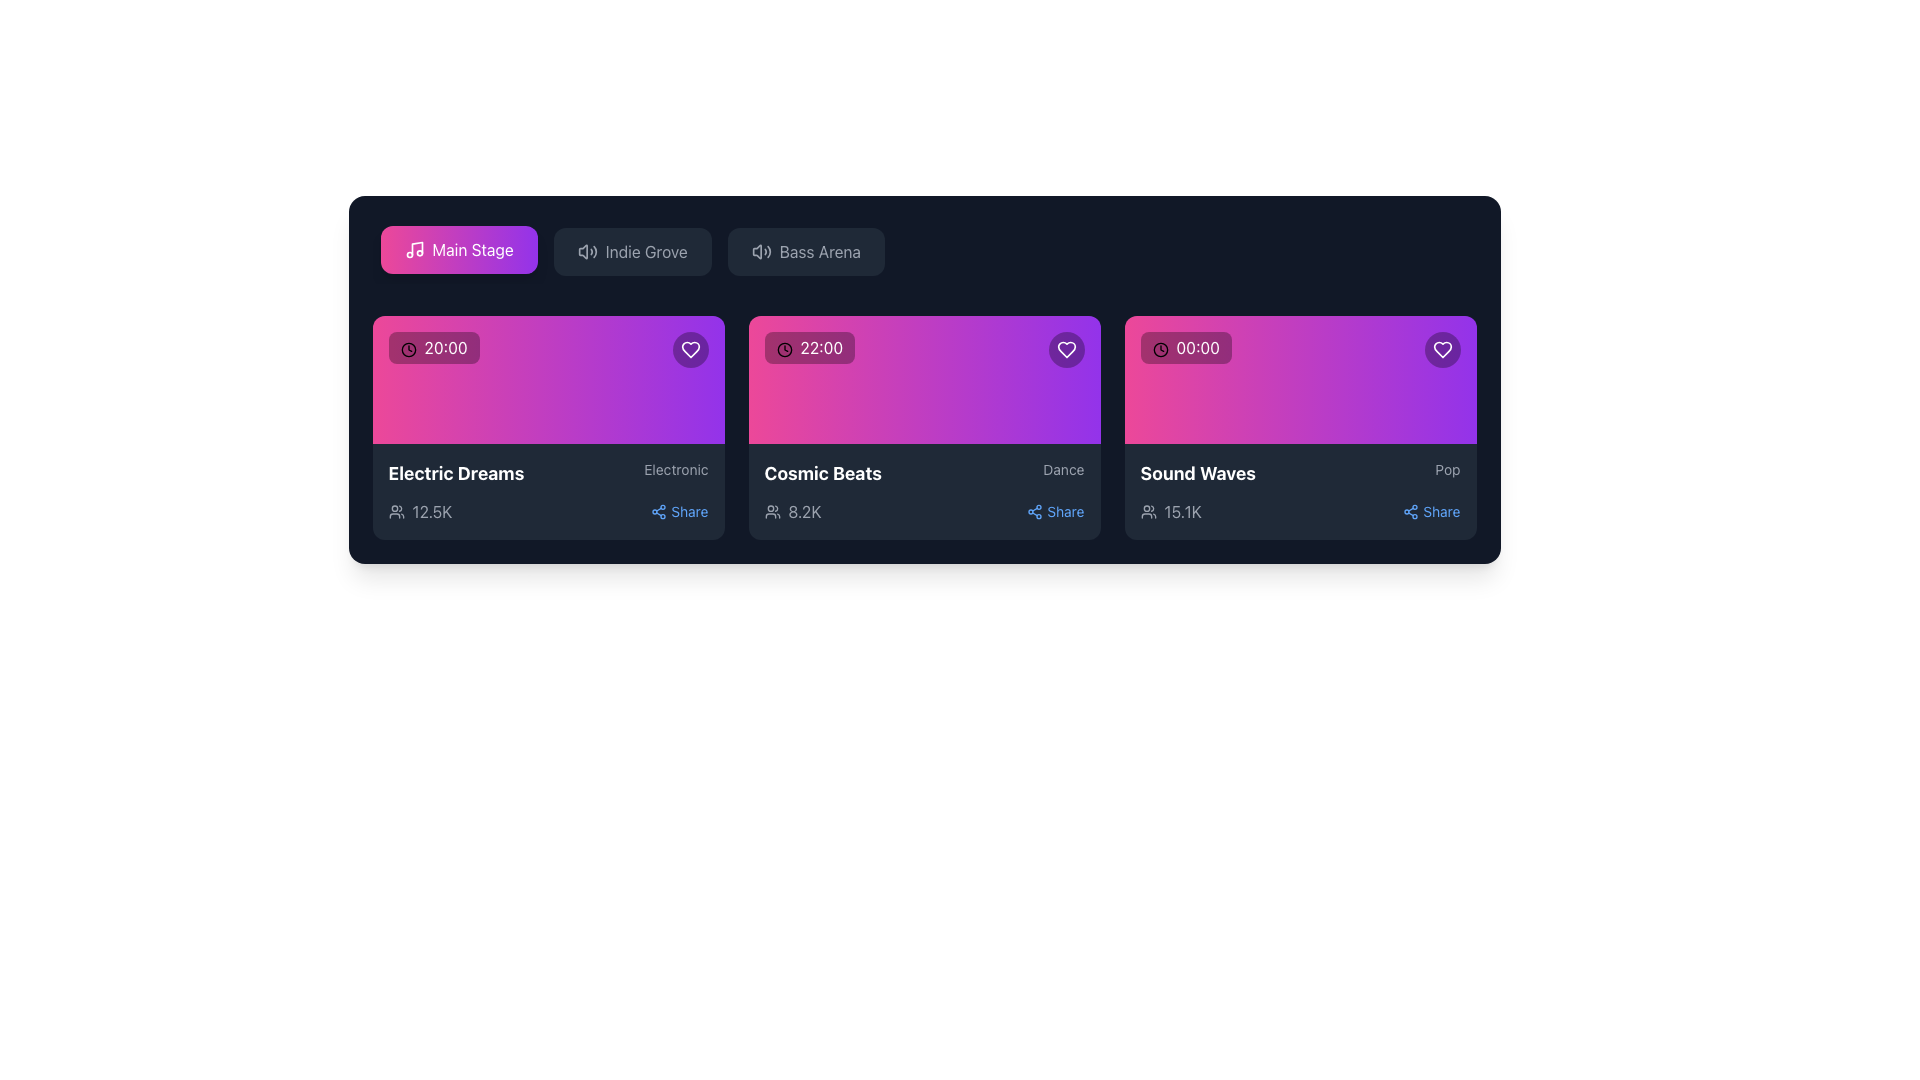  I want to click on the Text Label in the bottom-right corner of the 'Sound Waves' event card, so click(1441, 511).